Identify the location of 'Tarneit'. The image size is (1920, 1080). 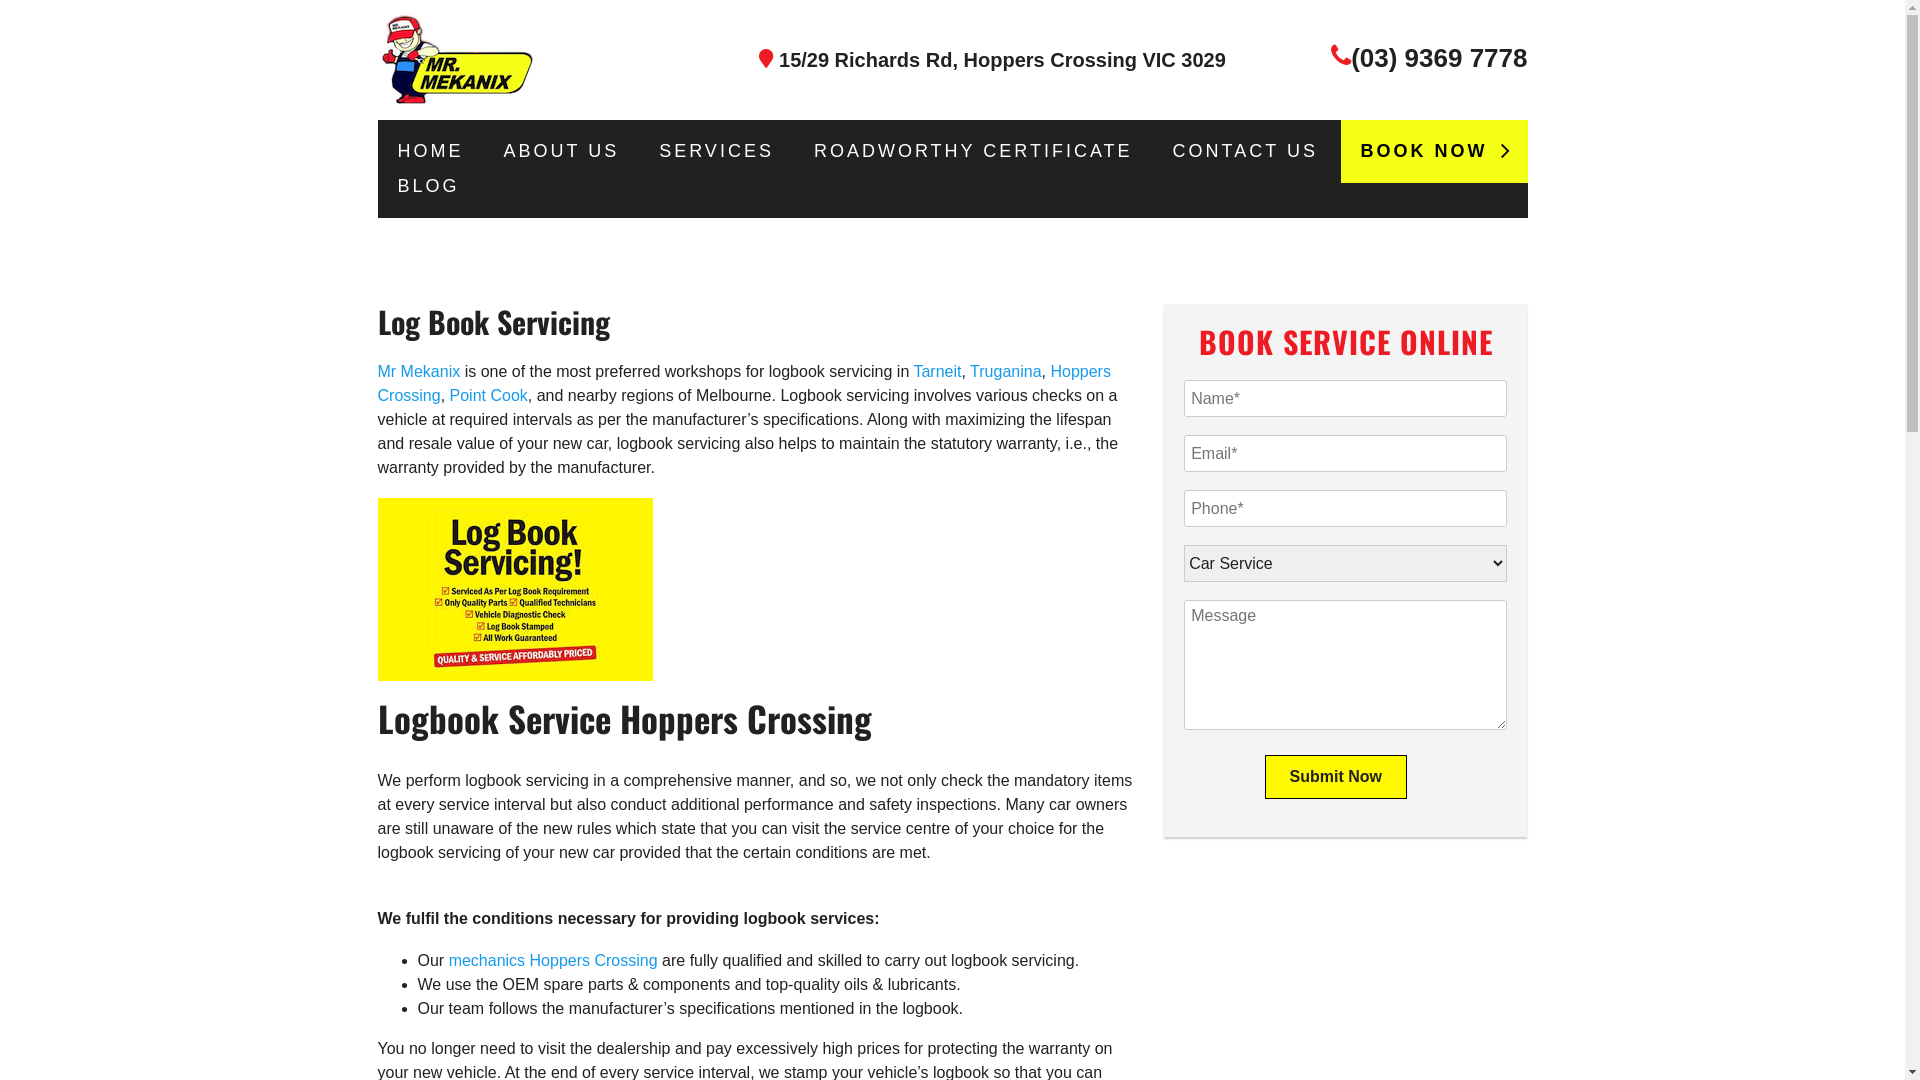
(911, 371).